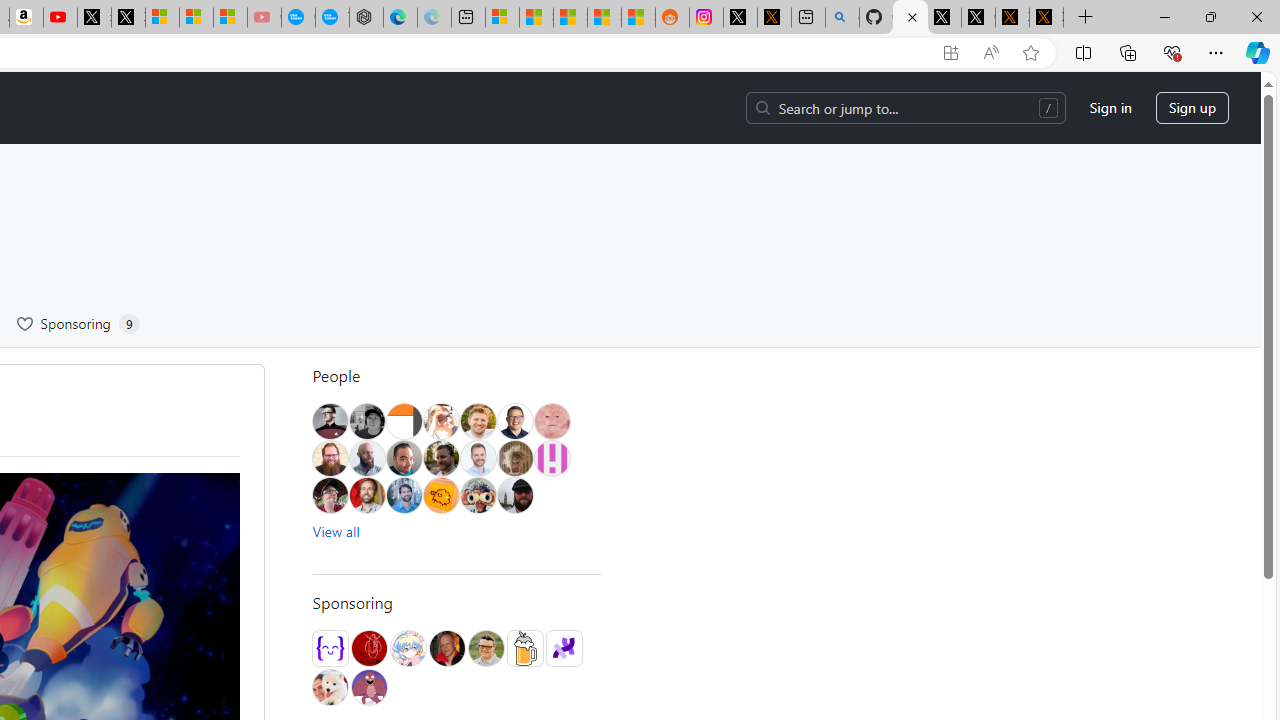 The width and height of the screenshot is (1280, 720). I want to click on 'View all', so click(336, 530).